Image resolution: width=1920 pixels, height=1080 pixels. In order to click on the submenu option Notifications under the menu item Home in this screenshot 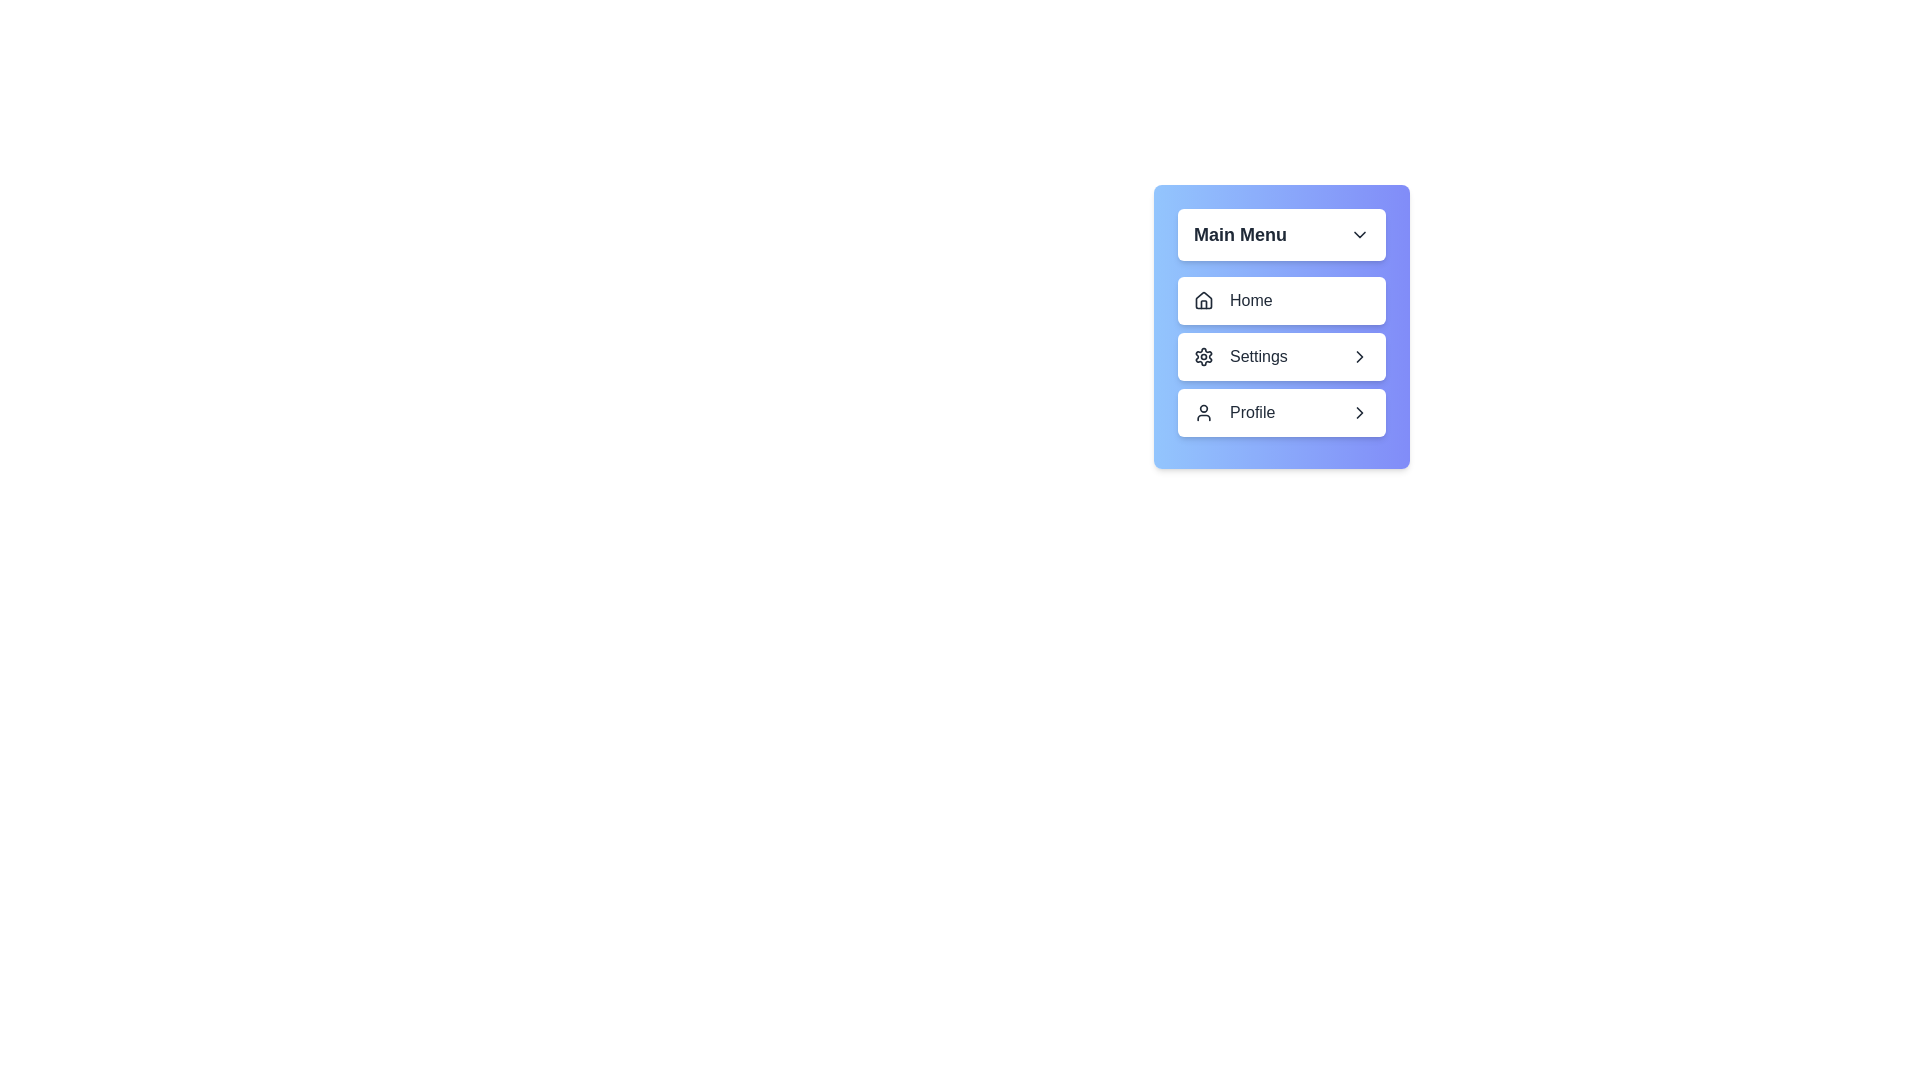, I will do `click(1281, 300)`.